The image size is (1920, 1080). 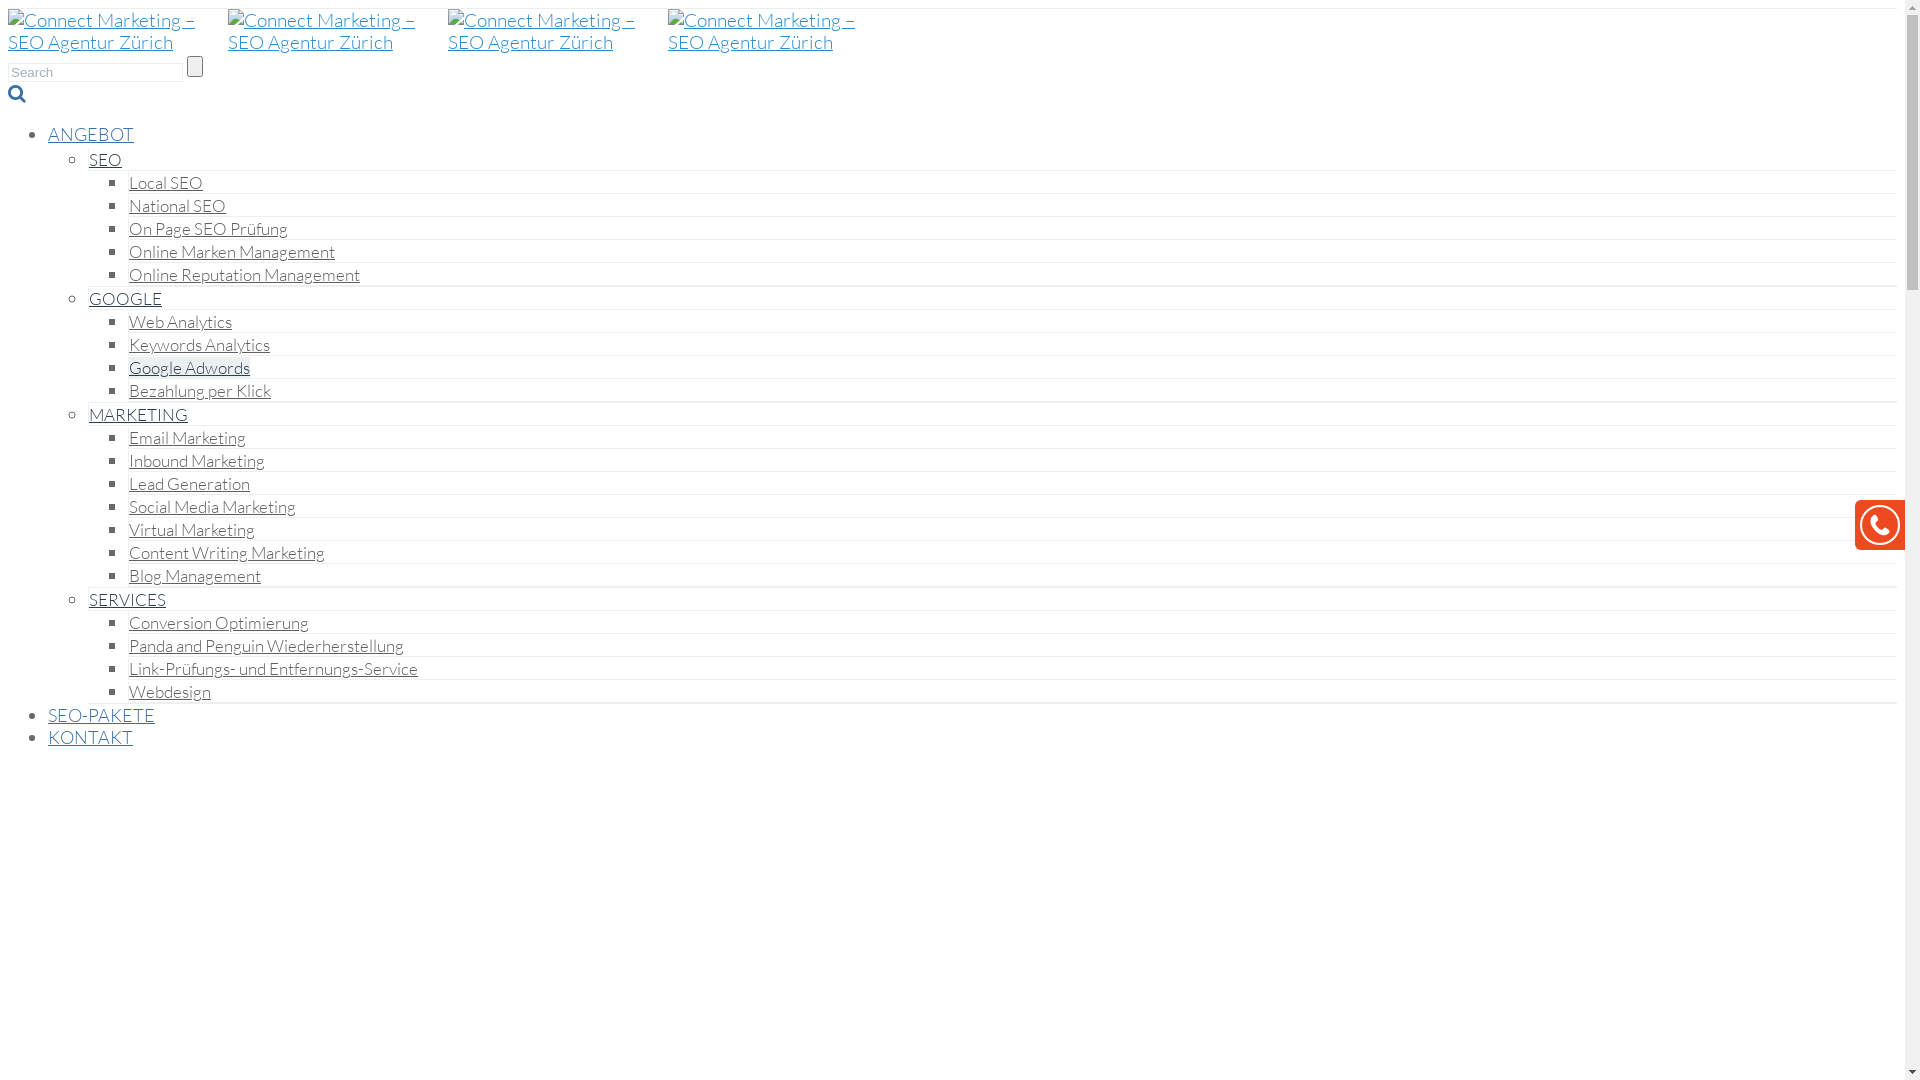 I want to click on 'Local SEO', so click(x=127, y=182).